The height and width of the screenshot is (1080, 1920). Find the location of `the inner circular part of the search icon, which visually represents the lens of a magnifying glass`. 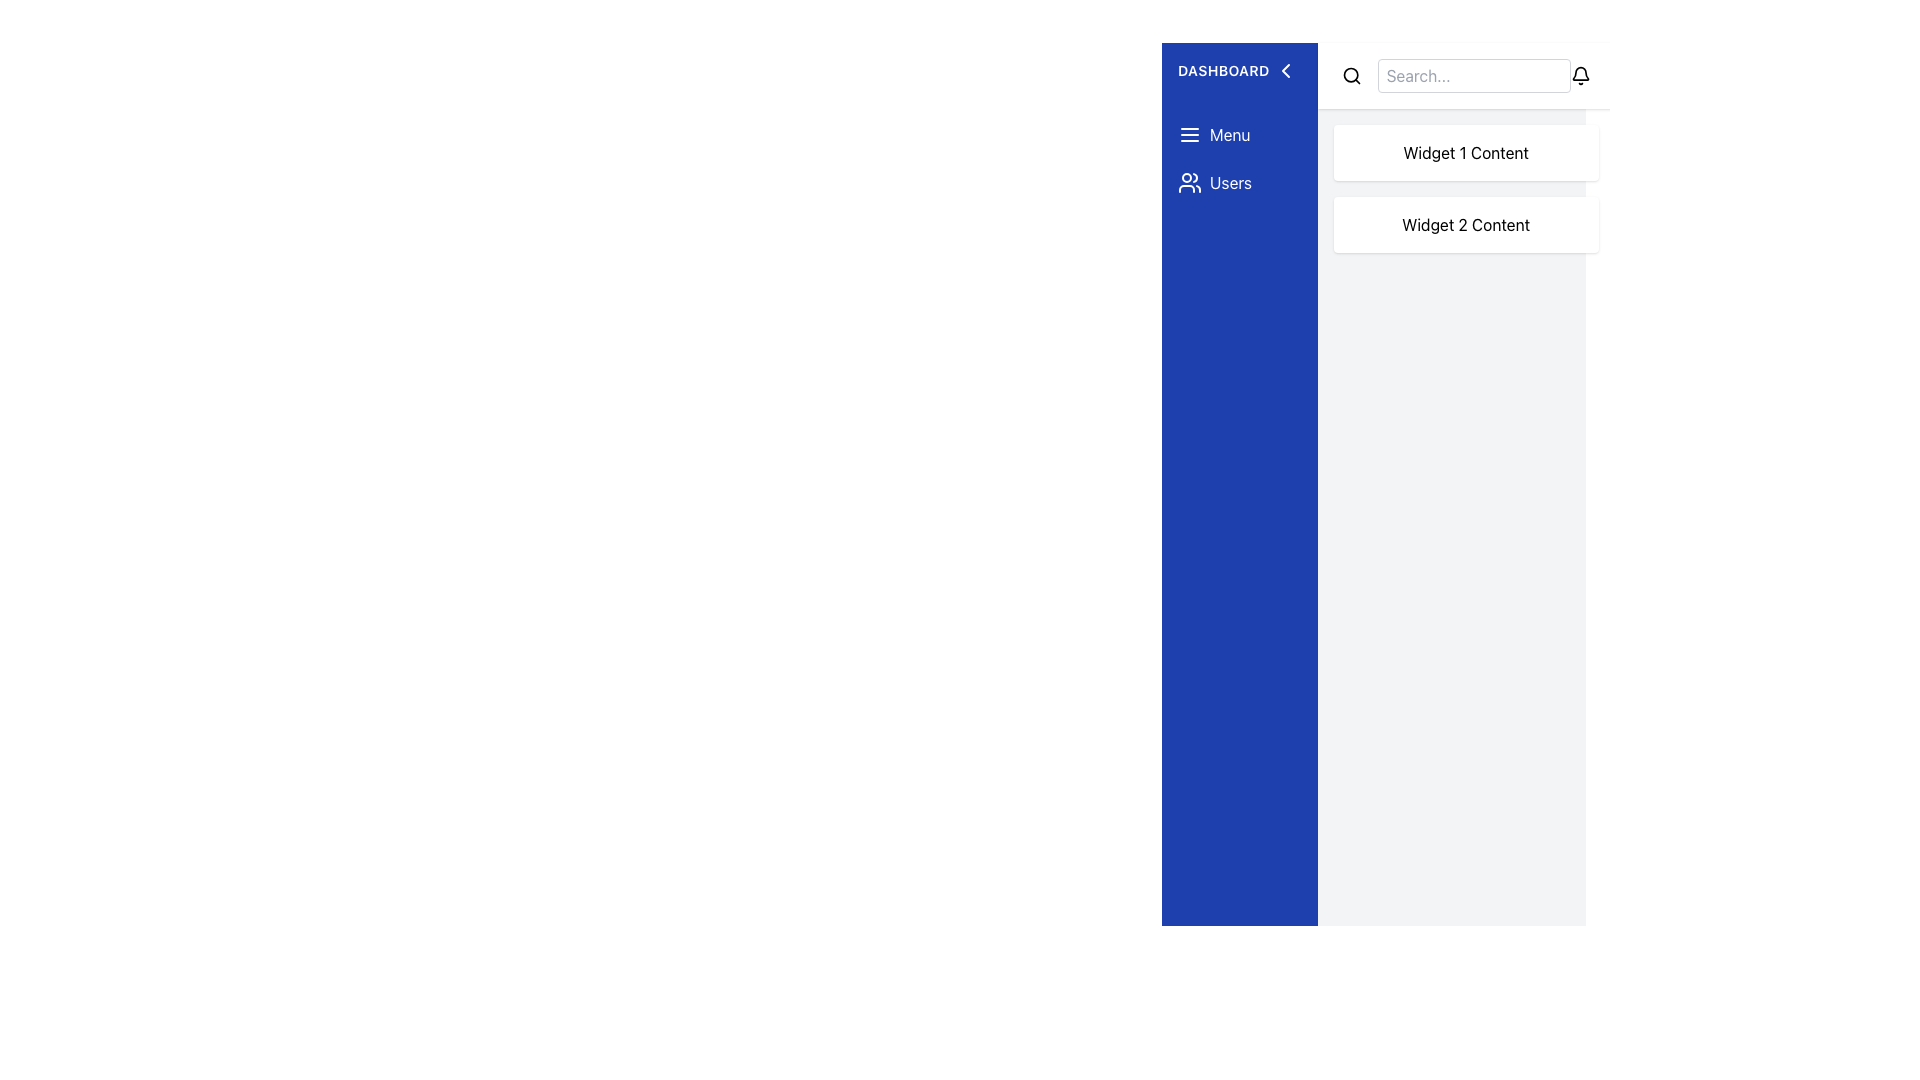

the inner circular part of the search icon, which visually represents the lens of a magnifying glass is located at coordinates (1350, 74).